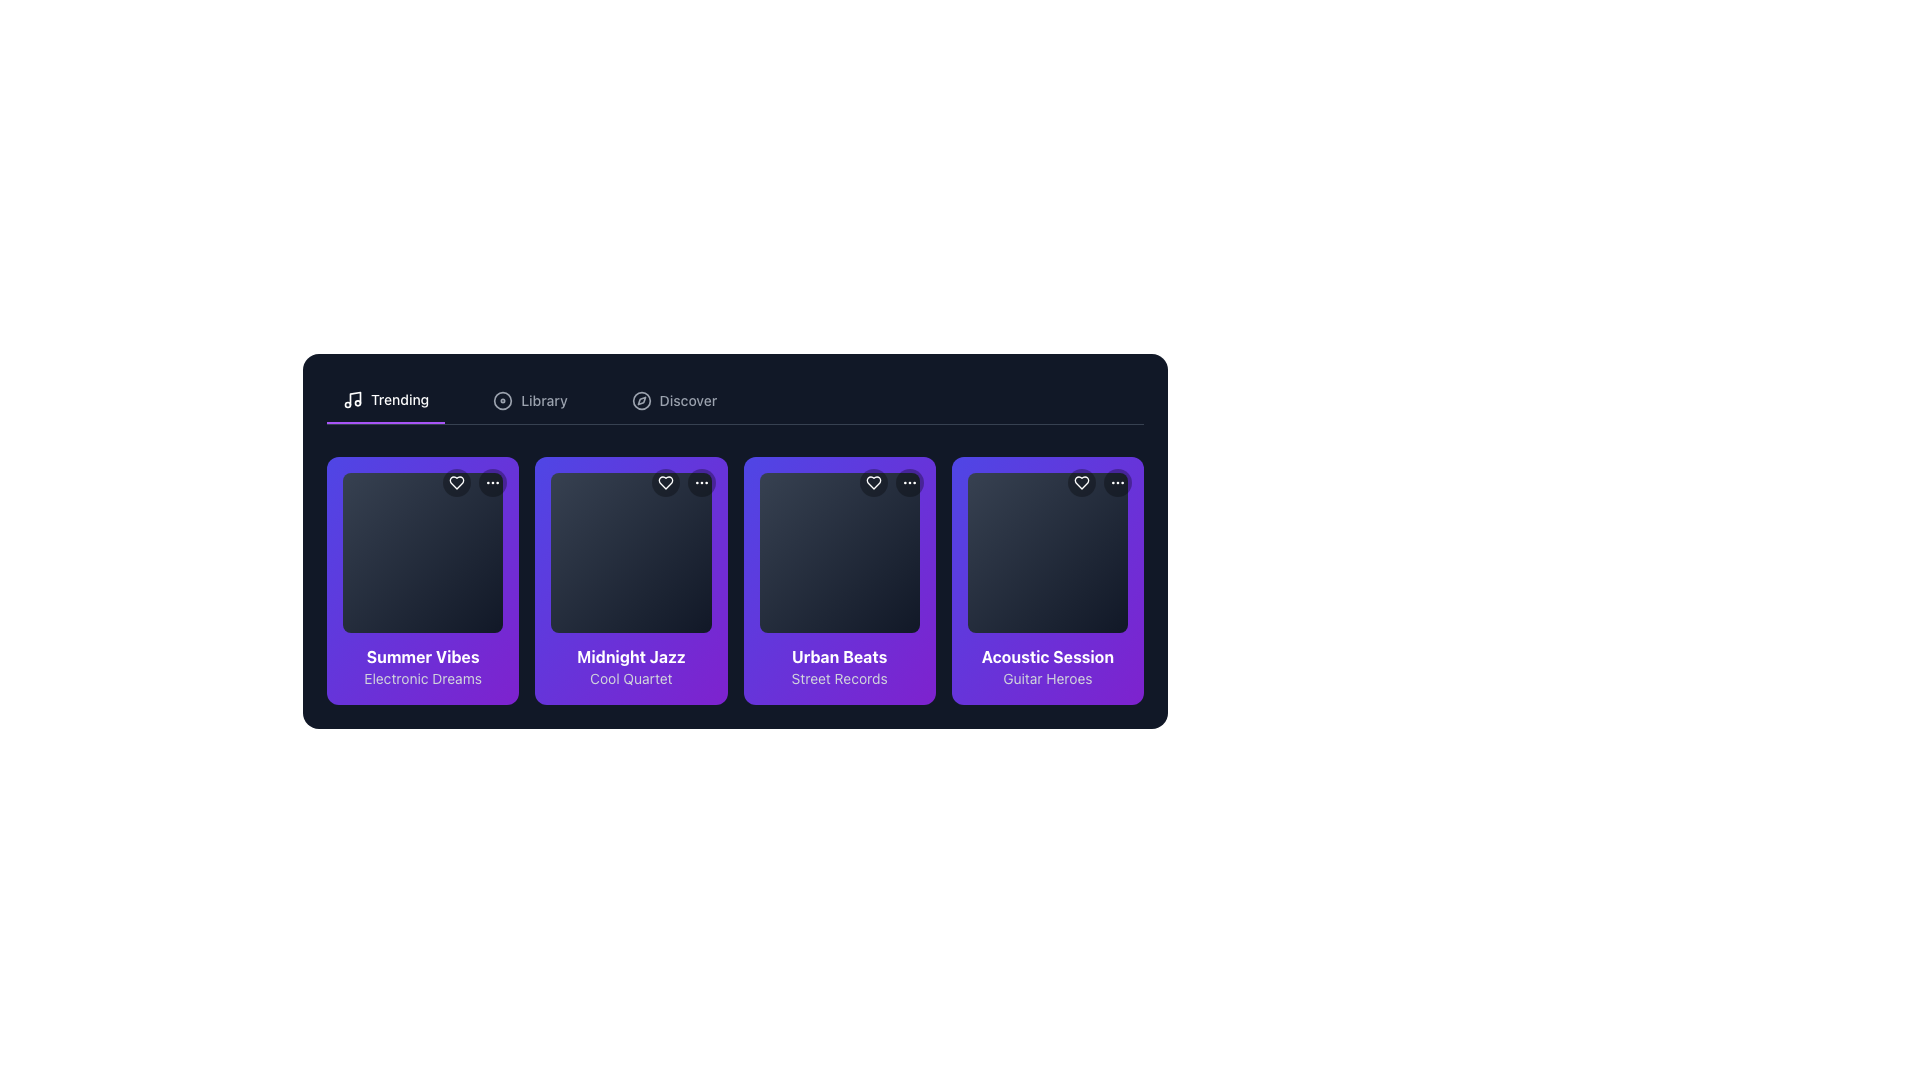 The image size is (1920, 1080). Describe the element at coordinates (386, 401) in the screenshot. I see `the 'Trending' button, which is the first item in the navigation bar and is currently active, indicated by a purple border` at that location.